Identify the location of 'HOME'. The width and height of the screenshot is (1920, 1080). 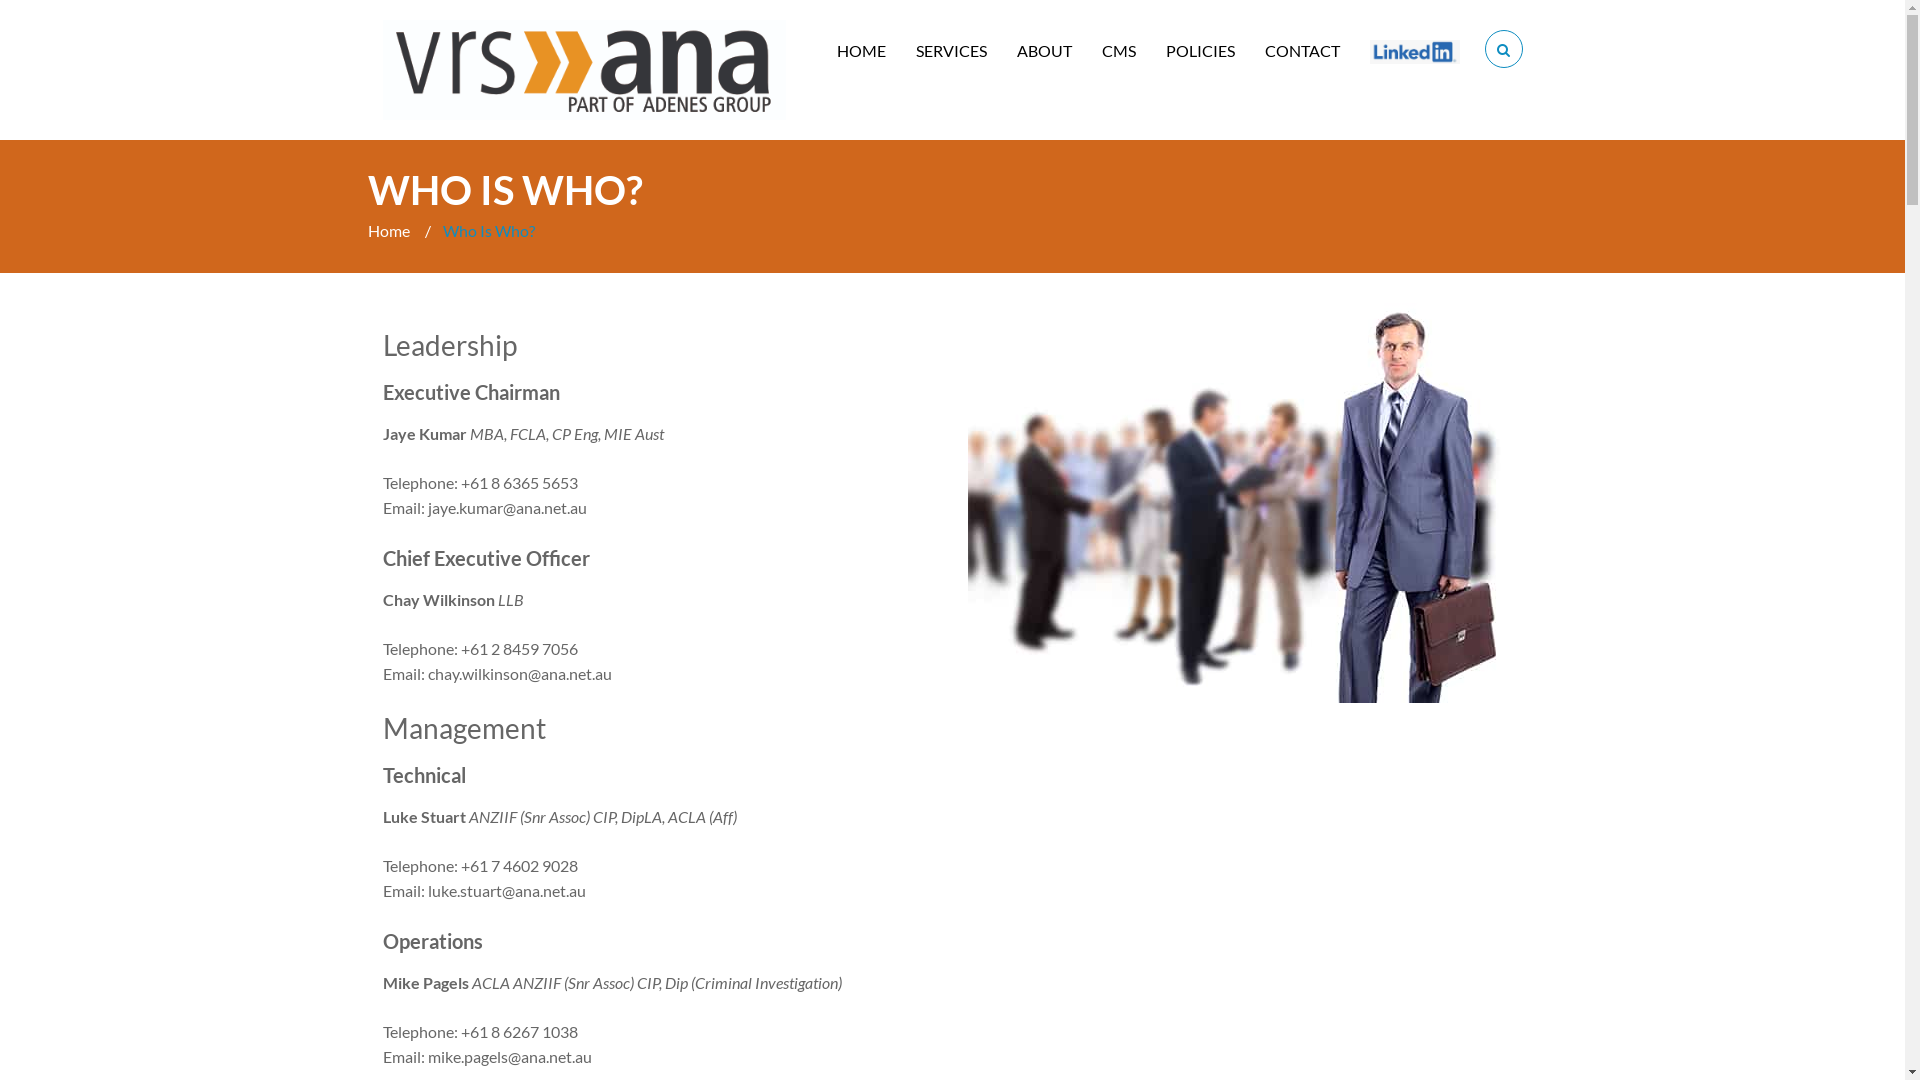
(860, 50).